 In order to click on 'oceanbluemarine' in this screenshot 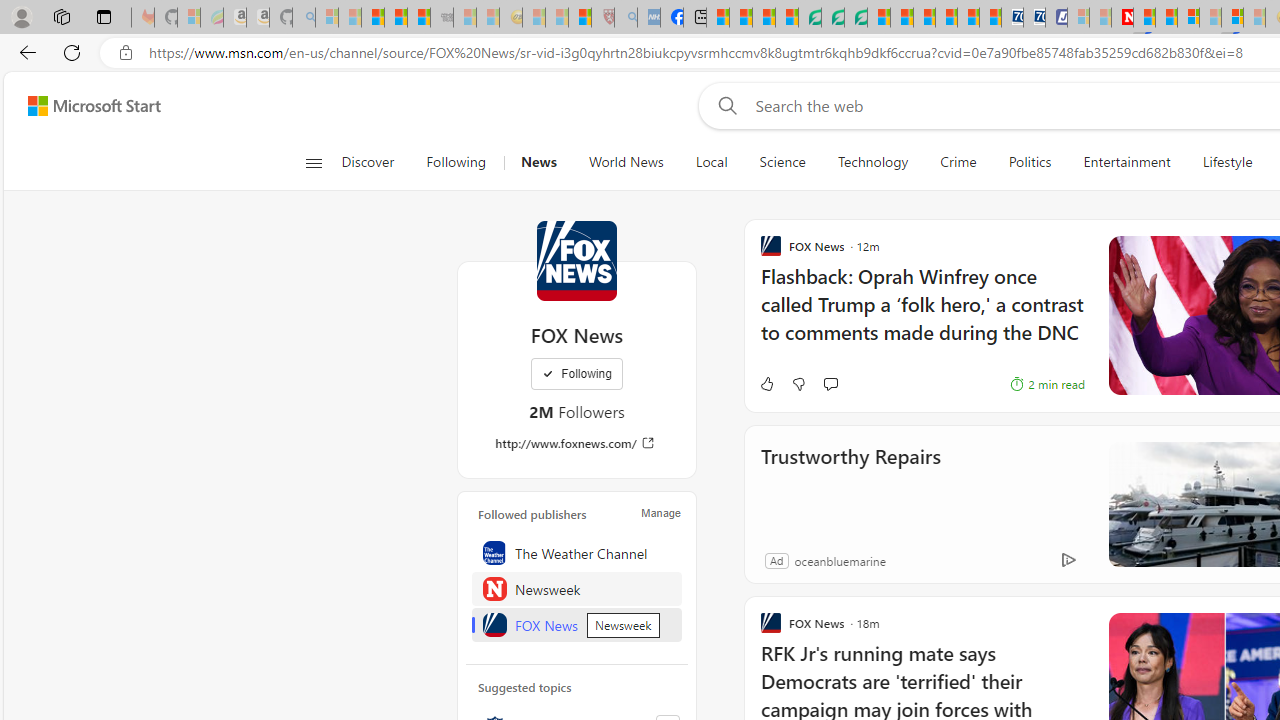, I will do `click(839, 560)`.